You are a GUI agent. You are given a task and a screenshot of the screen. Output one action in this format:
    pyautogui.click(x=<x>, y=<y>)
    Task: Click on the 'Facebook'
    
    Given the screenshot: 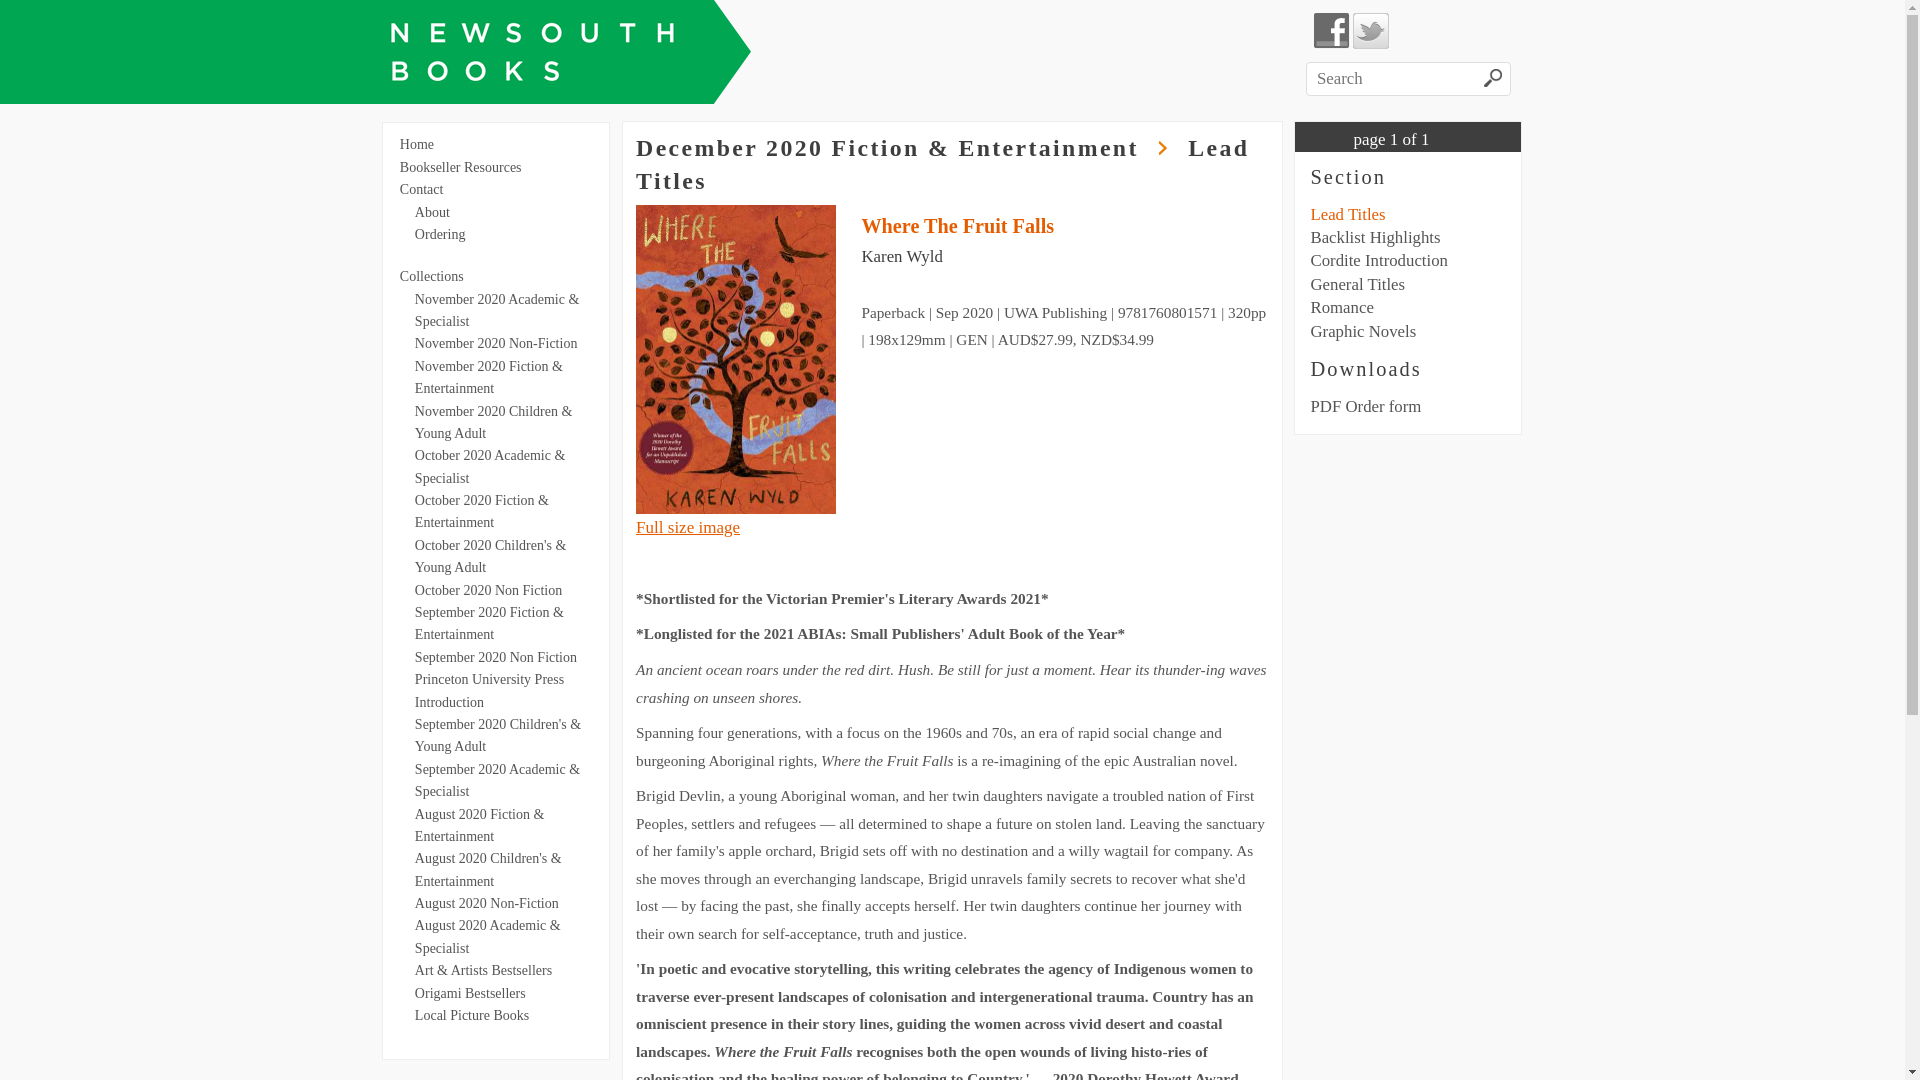 What is the action you would take?
    pyautogui.click(x=1314, y=30)
    